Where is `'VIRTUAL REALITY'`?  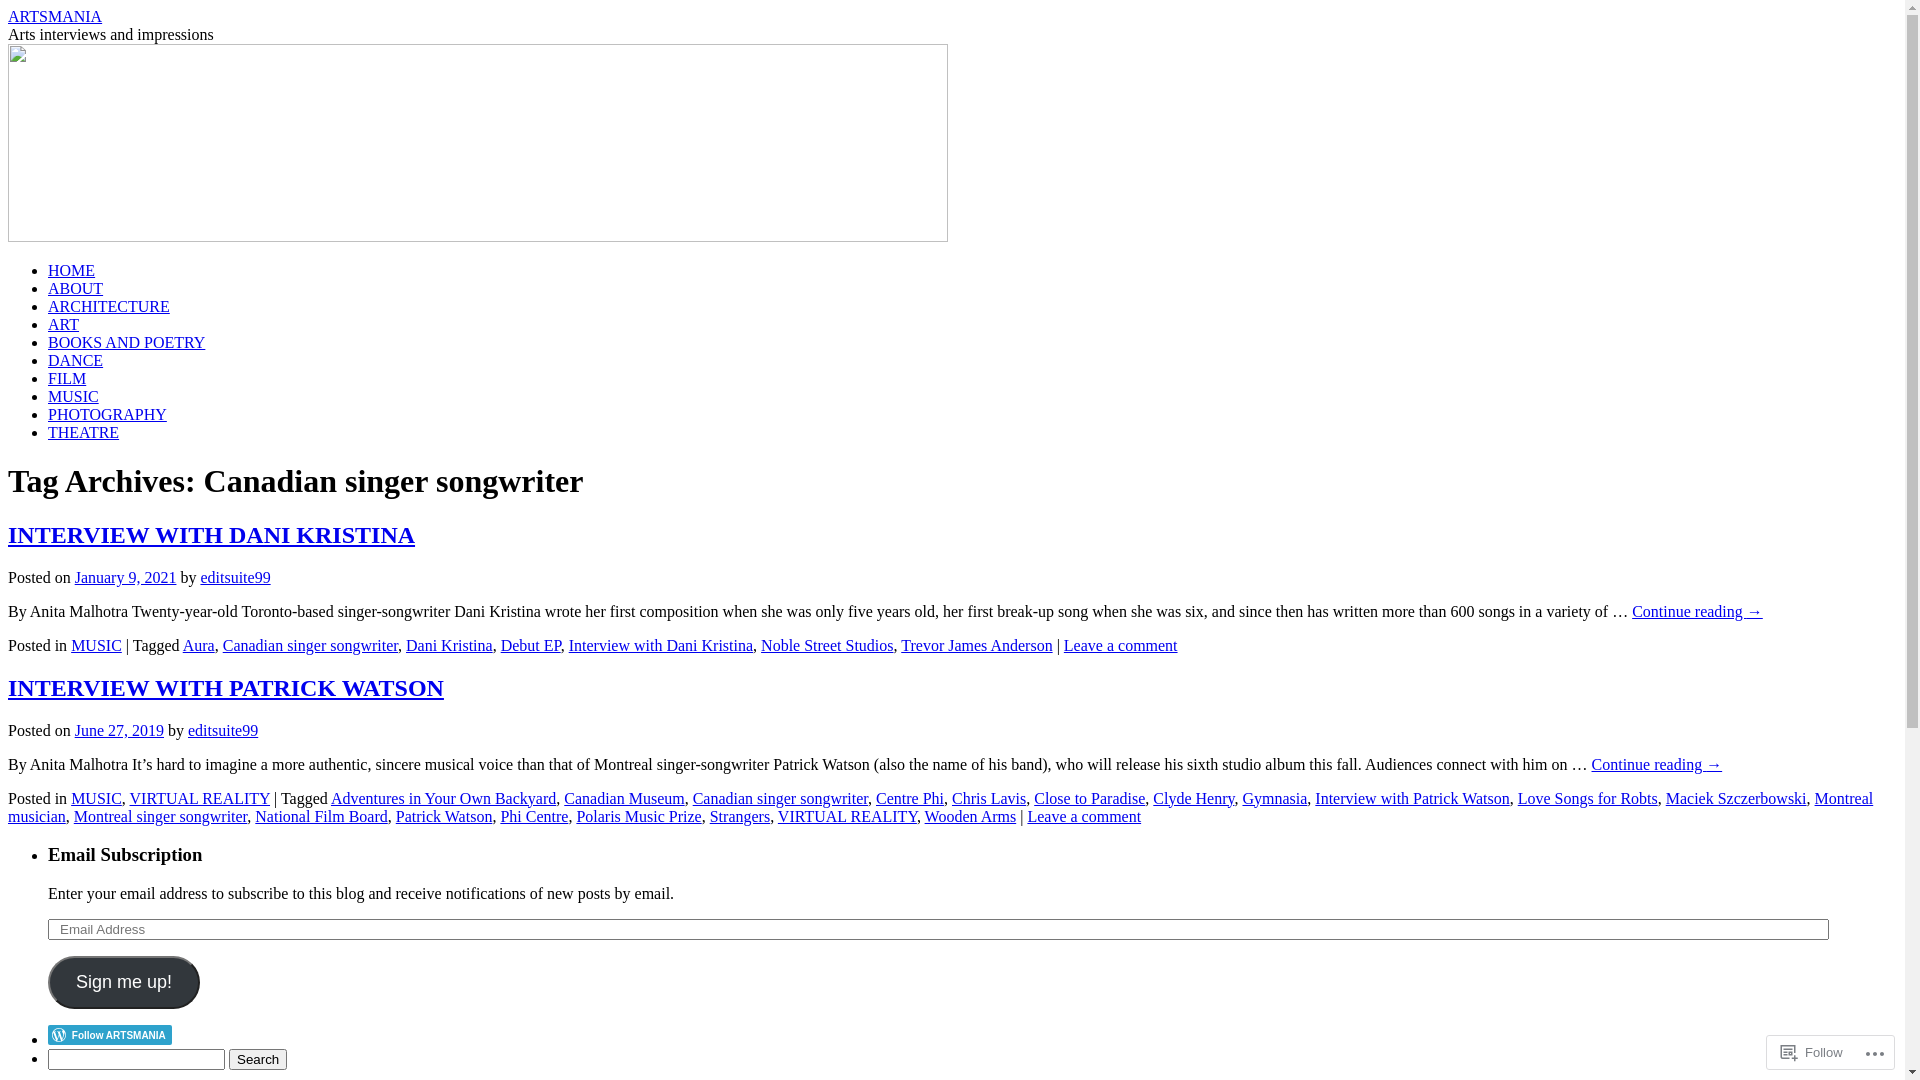 'VIRTUAL REALITY' is located at coordinates (847, 816).